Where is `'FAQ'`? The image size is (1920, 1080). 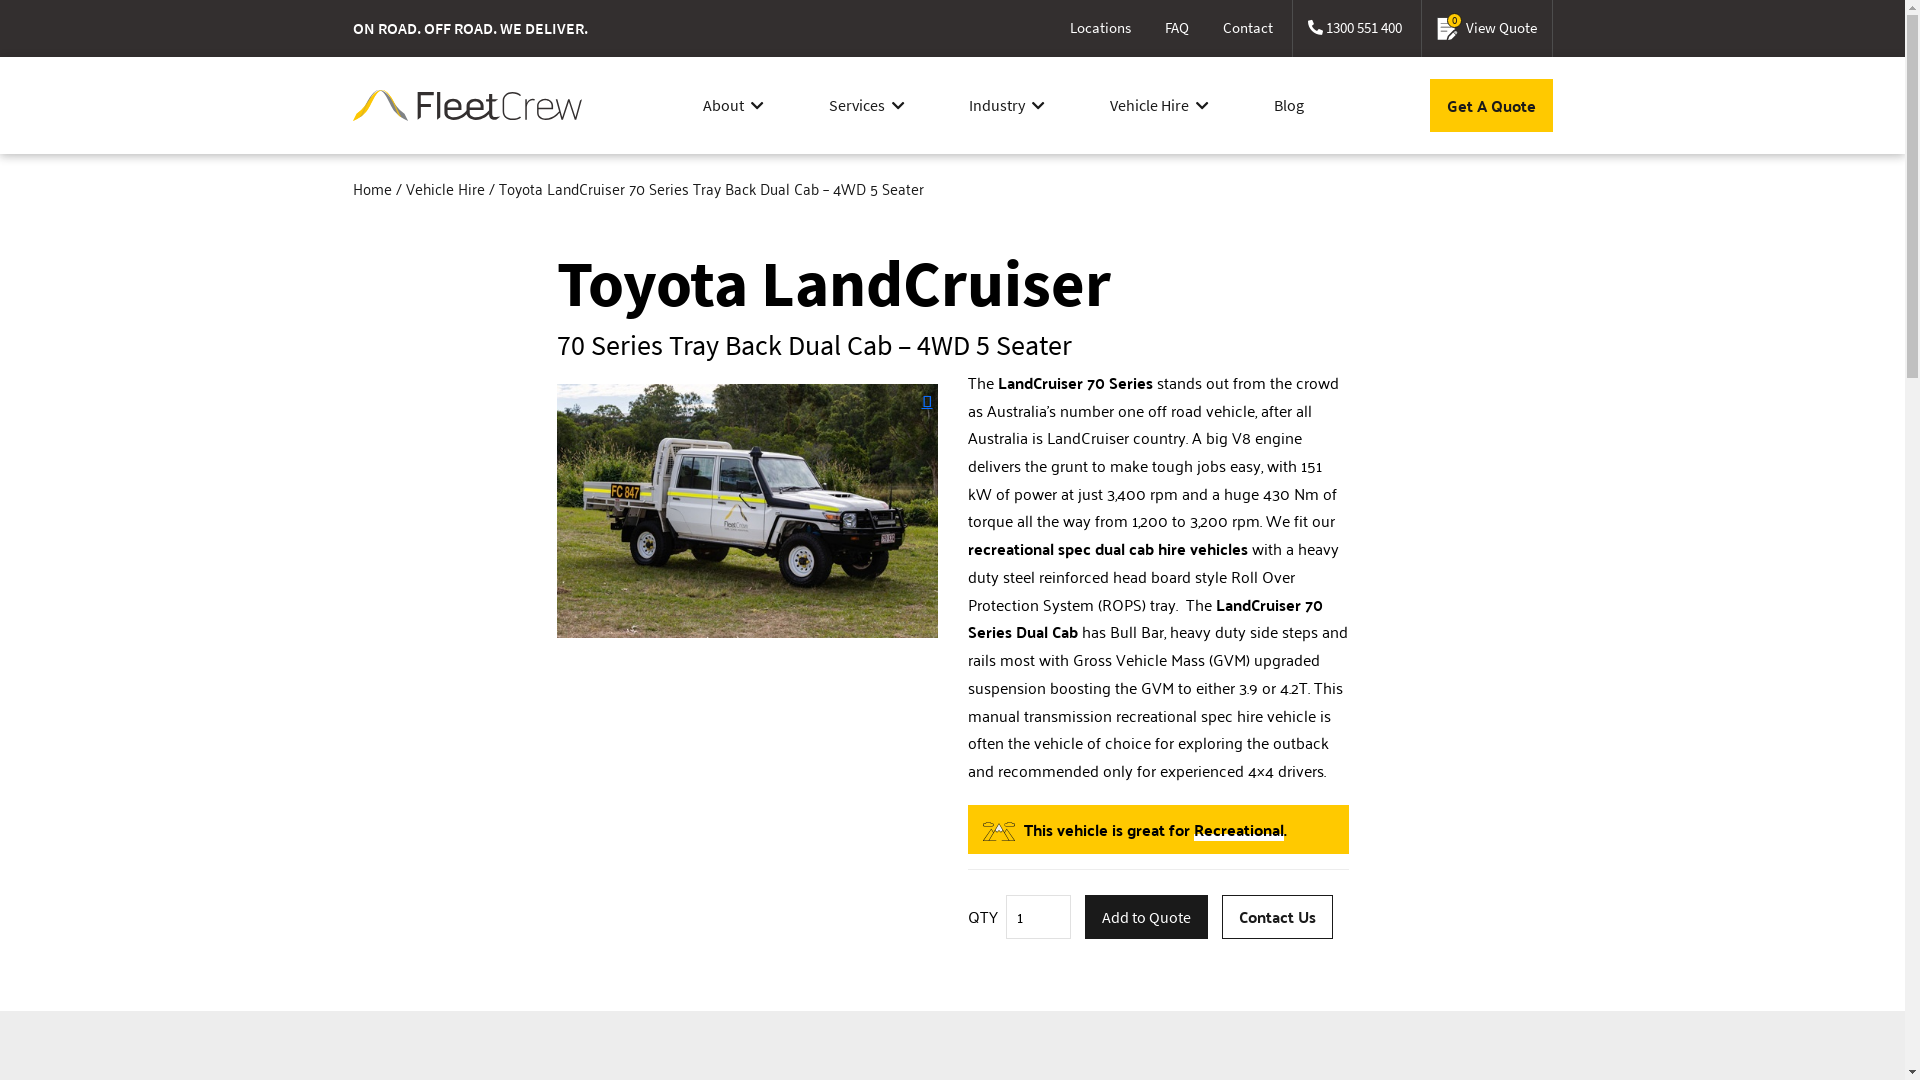
'FAQ' is located at coordinates (1150, 28).